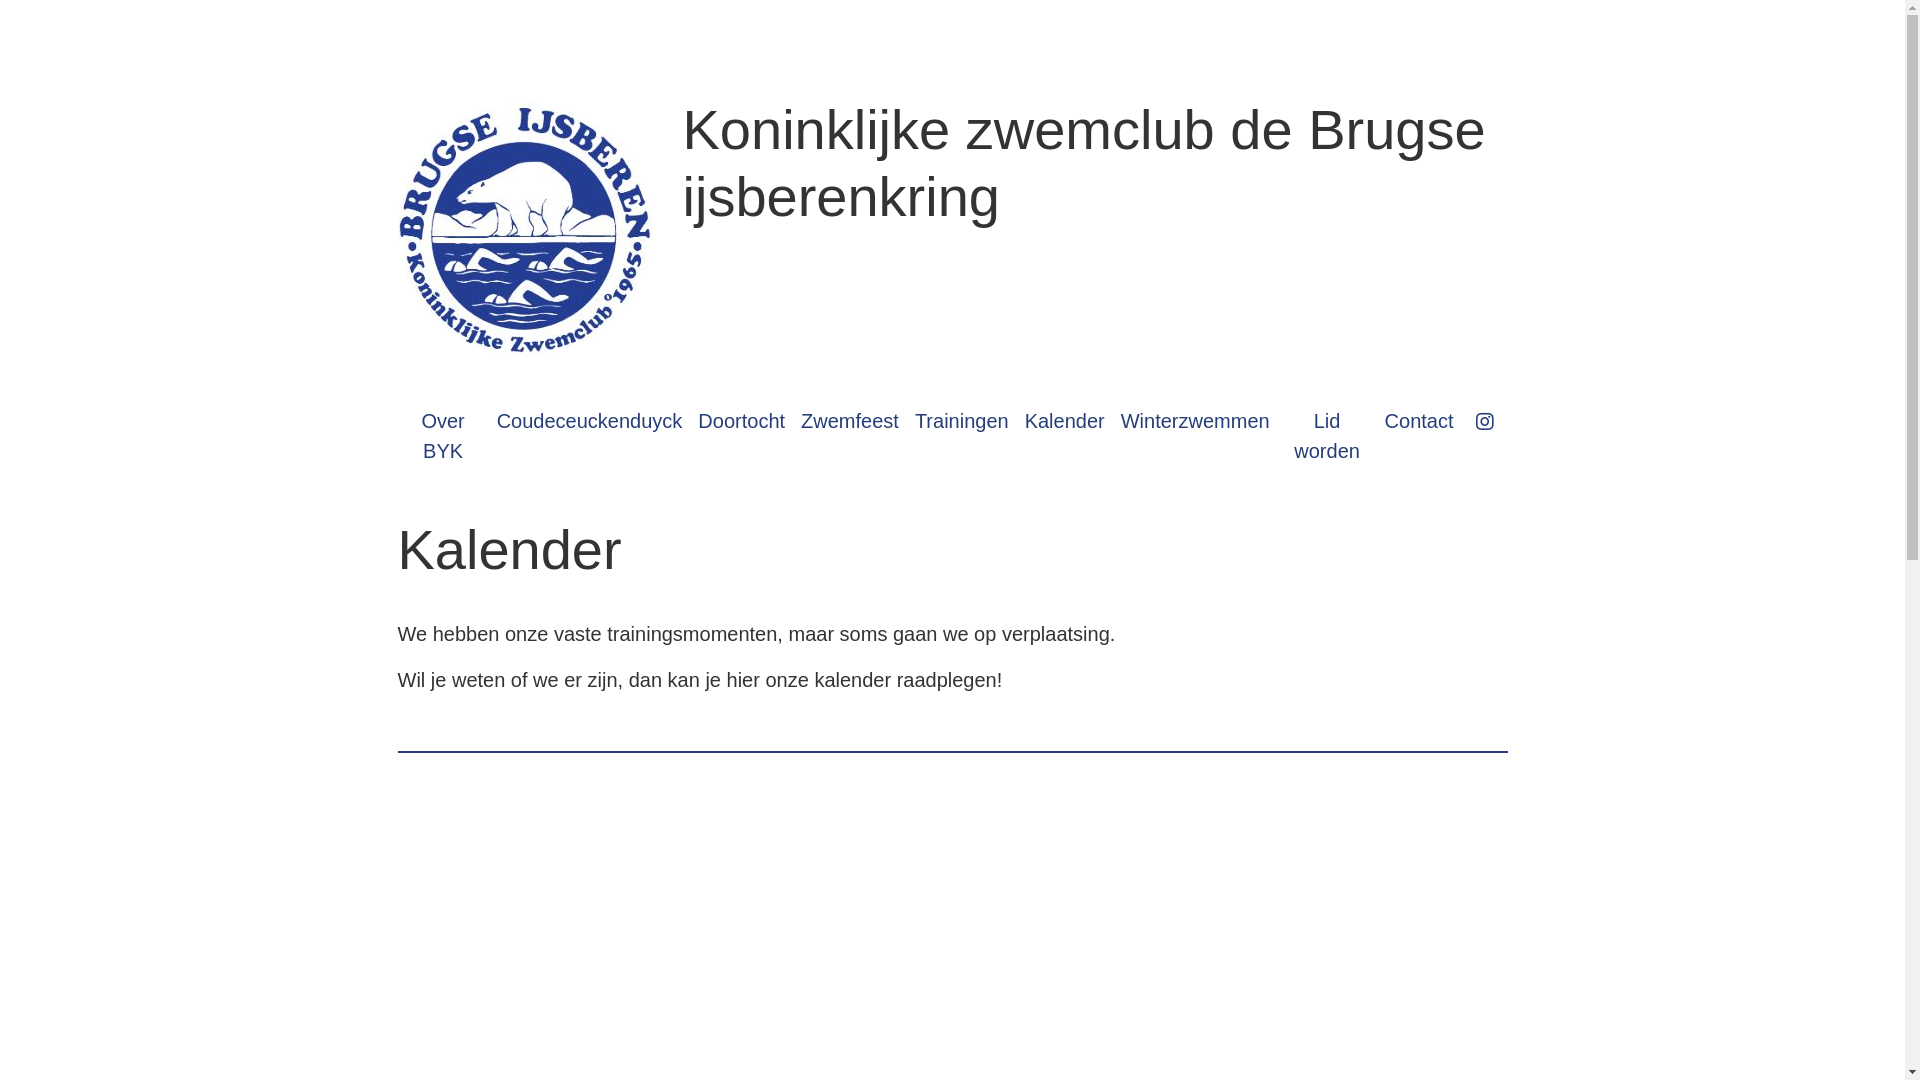 The image size is (1920, 1080). What do you see at coordinates (1327, 434) in the screenshot?
I see `'Lid worden'` at bounding box center [1327, 434].